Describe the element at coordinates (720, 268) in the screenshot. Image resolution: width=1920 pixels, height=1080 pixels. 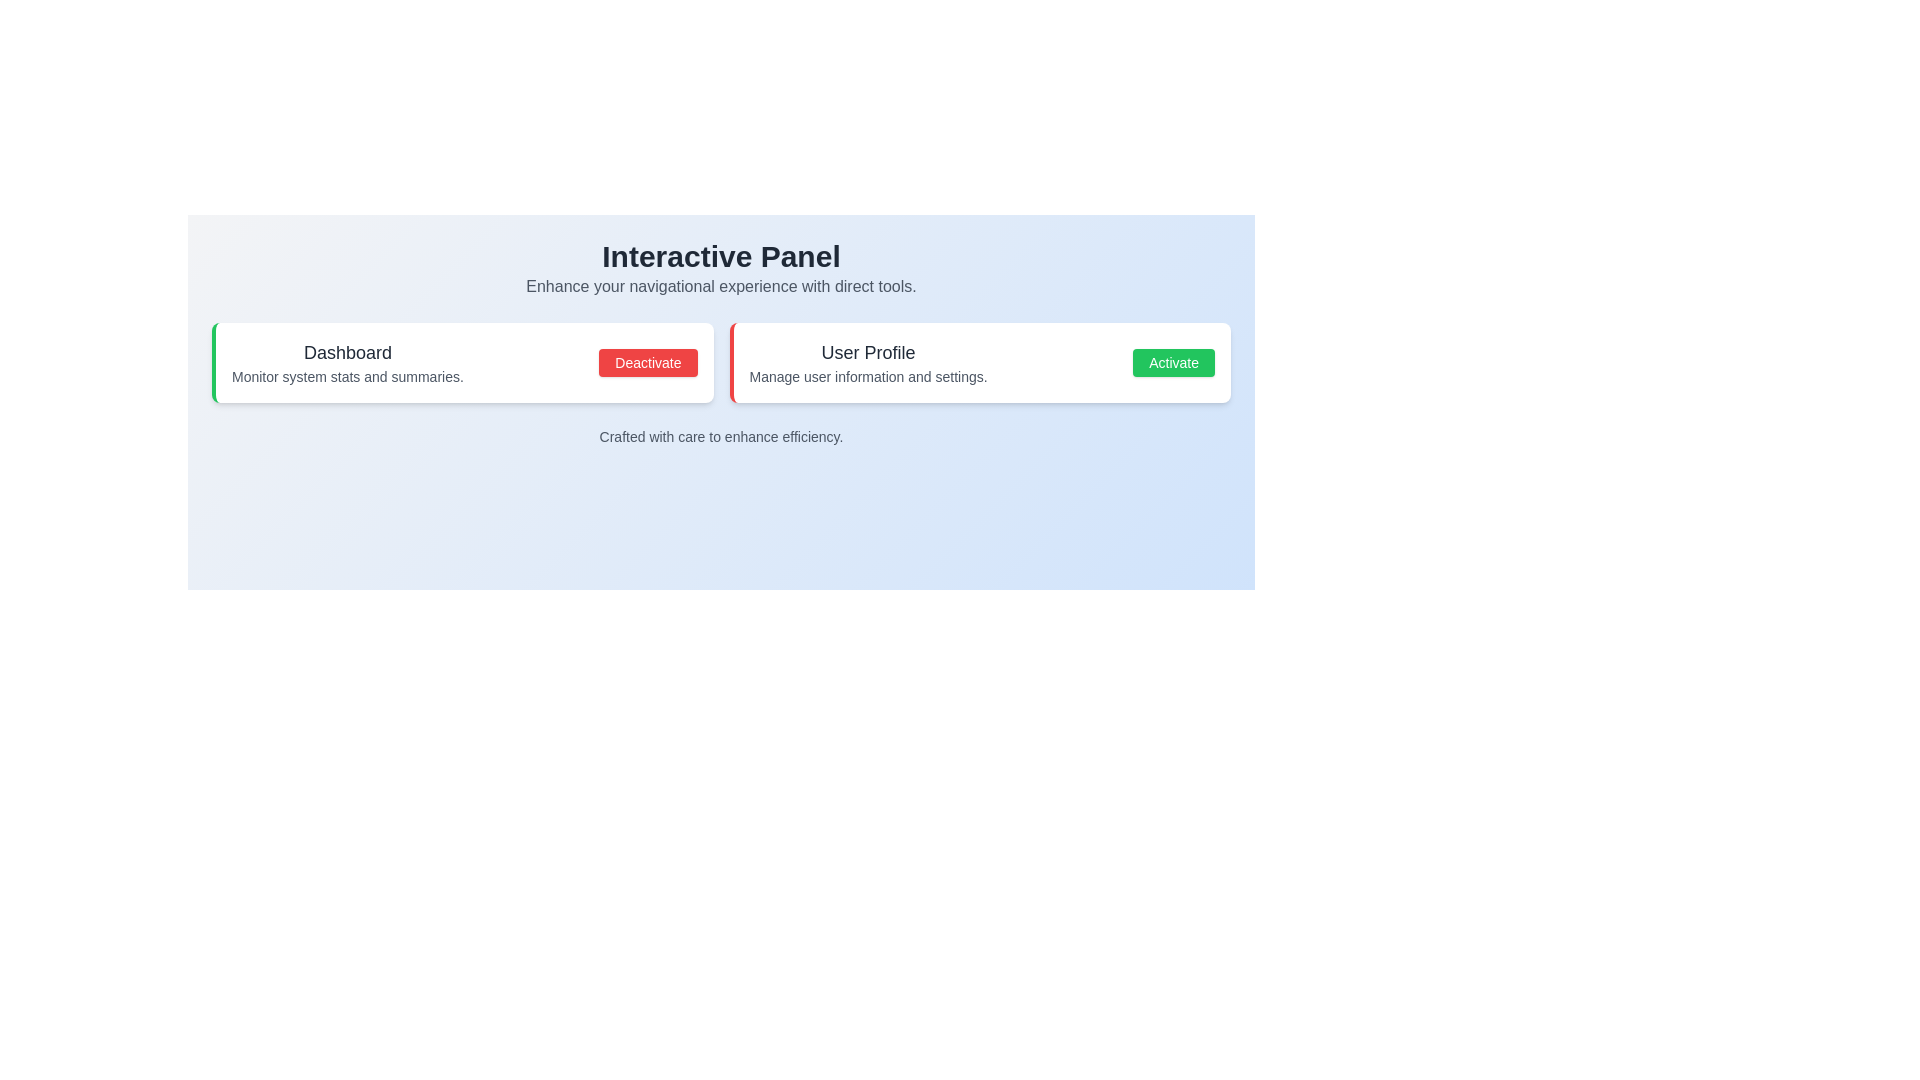
I see `text of the header section titled 'Interactive Panel' which includes the subtitle 'Enhance your navigational experience with direct tools.'` at that location.